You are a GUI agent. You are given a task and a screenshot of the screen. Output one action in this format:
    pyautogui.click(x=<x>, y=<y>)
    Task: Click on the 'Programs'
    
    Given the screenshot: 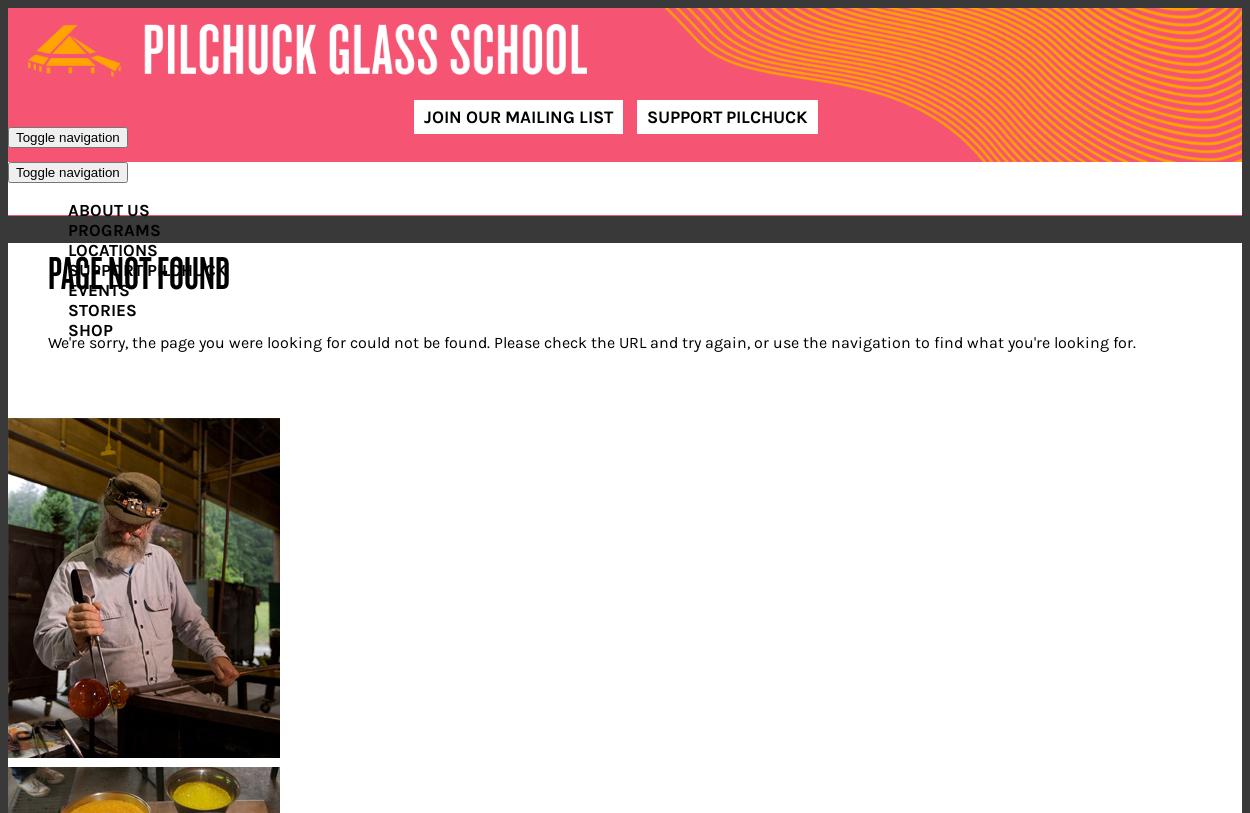 What is the action you would take?
    pyautogui.click(x=113, y=228)
    